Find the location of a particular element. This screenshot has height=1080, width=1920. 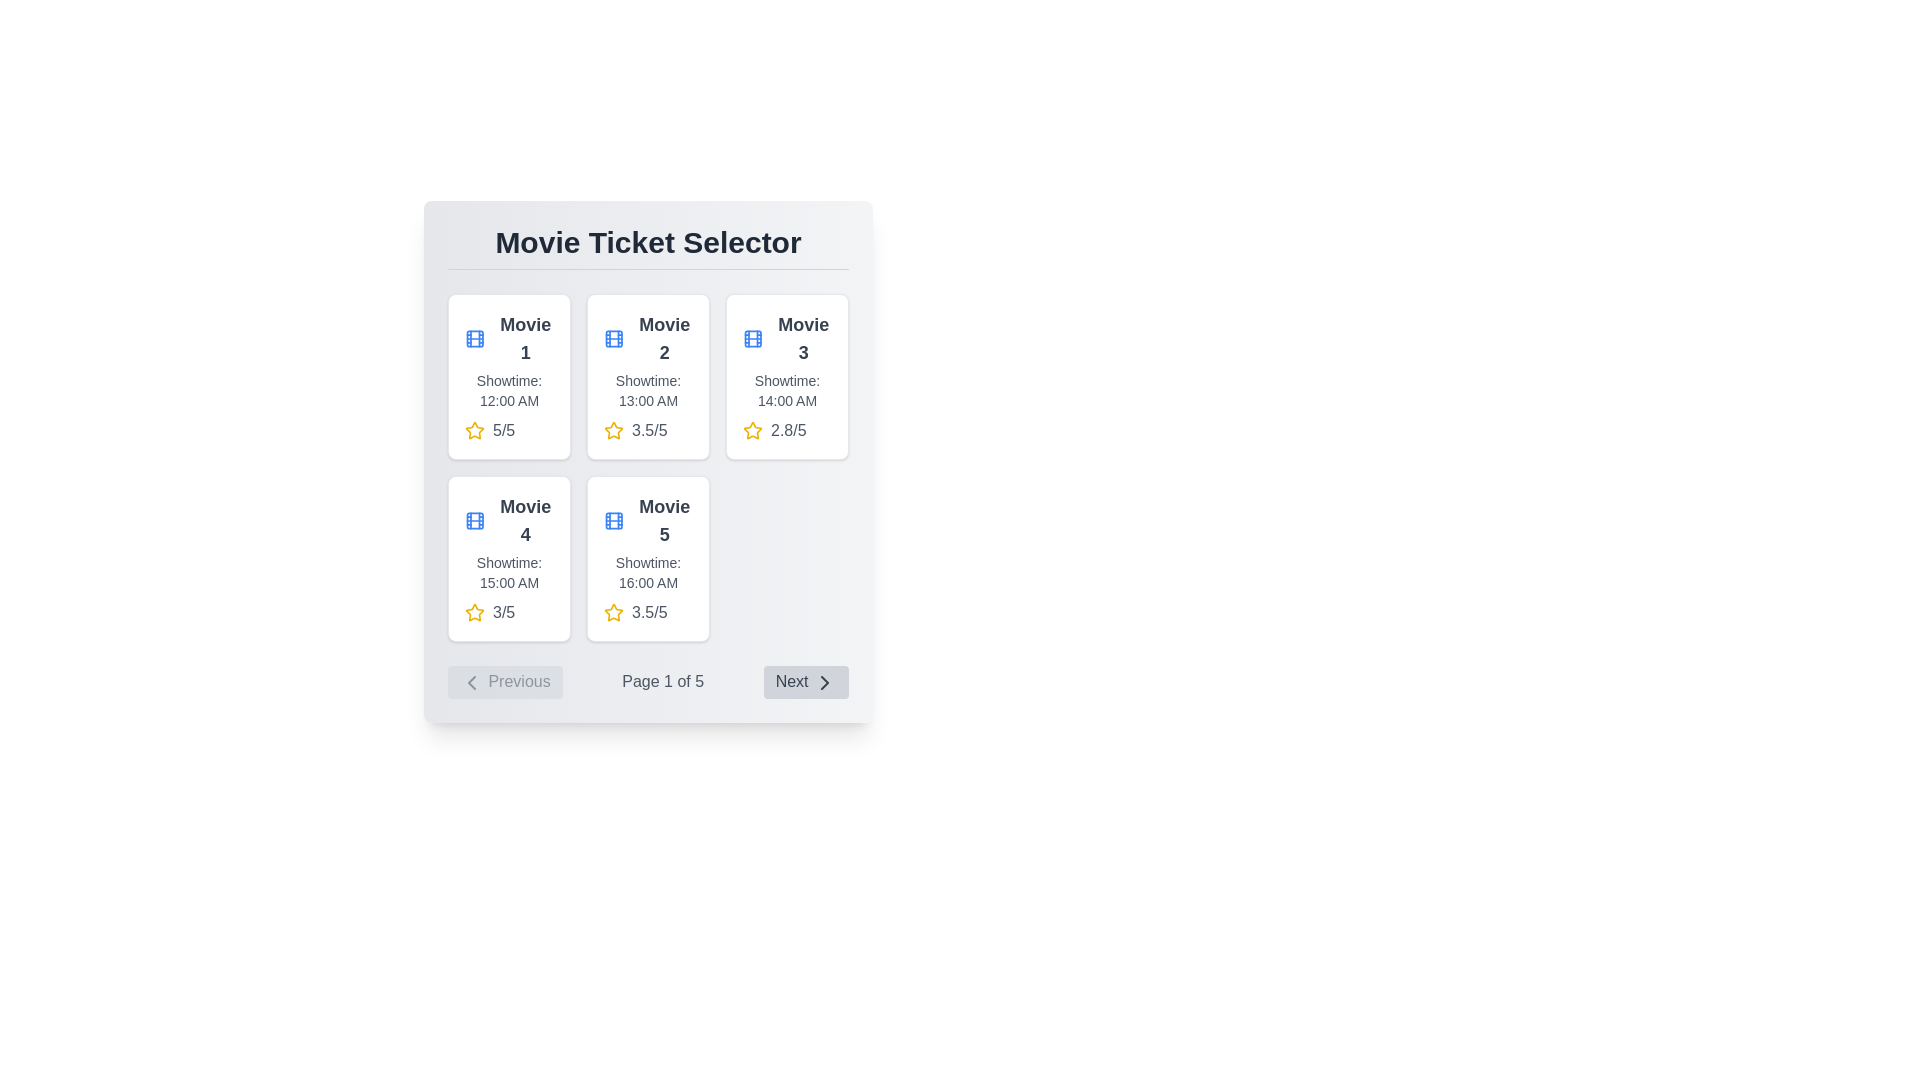

the left-pointing chevron icon within the 'Previous' button is located at coordinates (470, 681).